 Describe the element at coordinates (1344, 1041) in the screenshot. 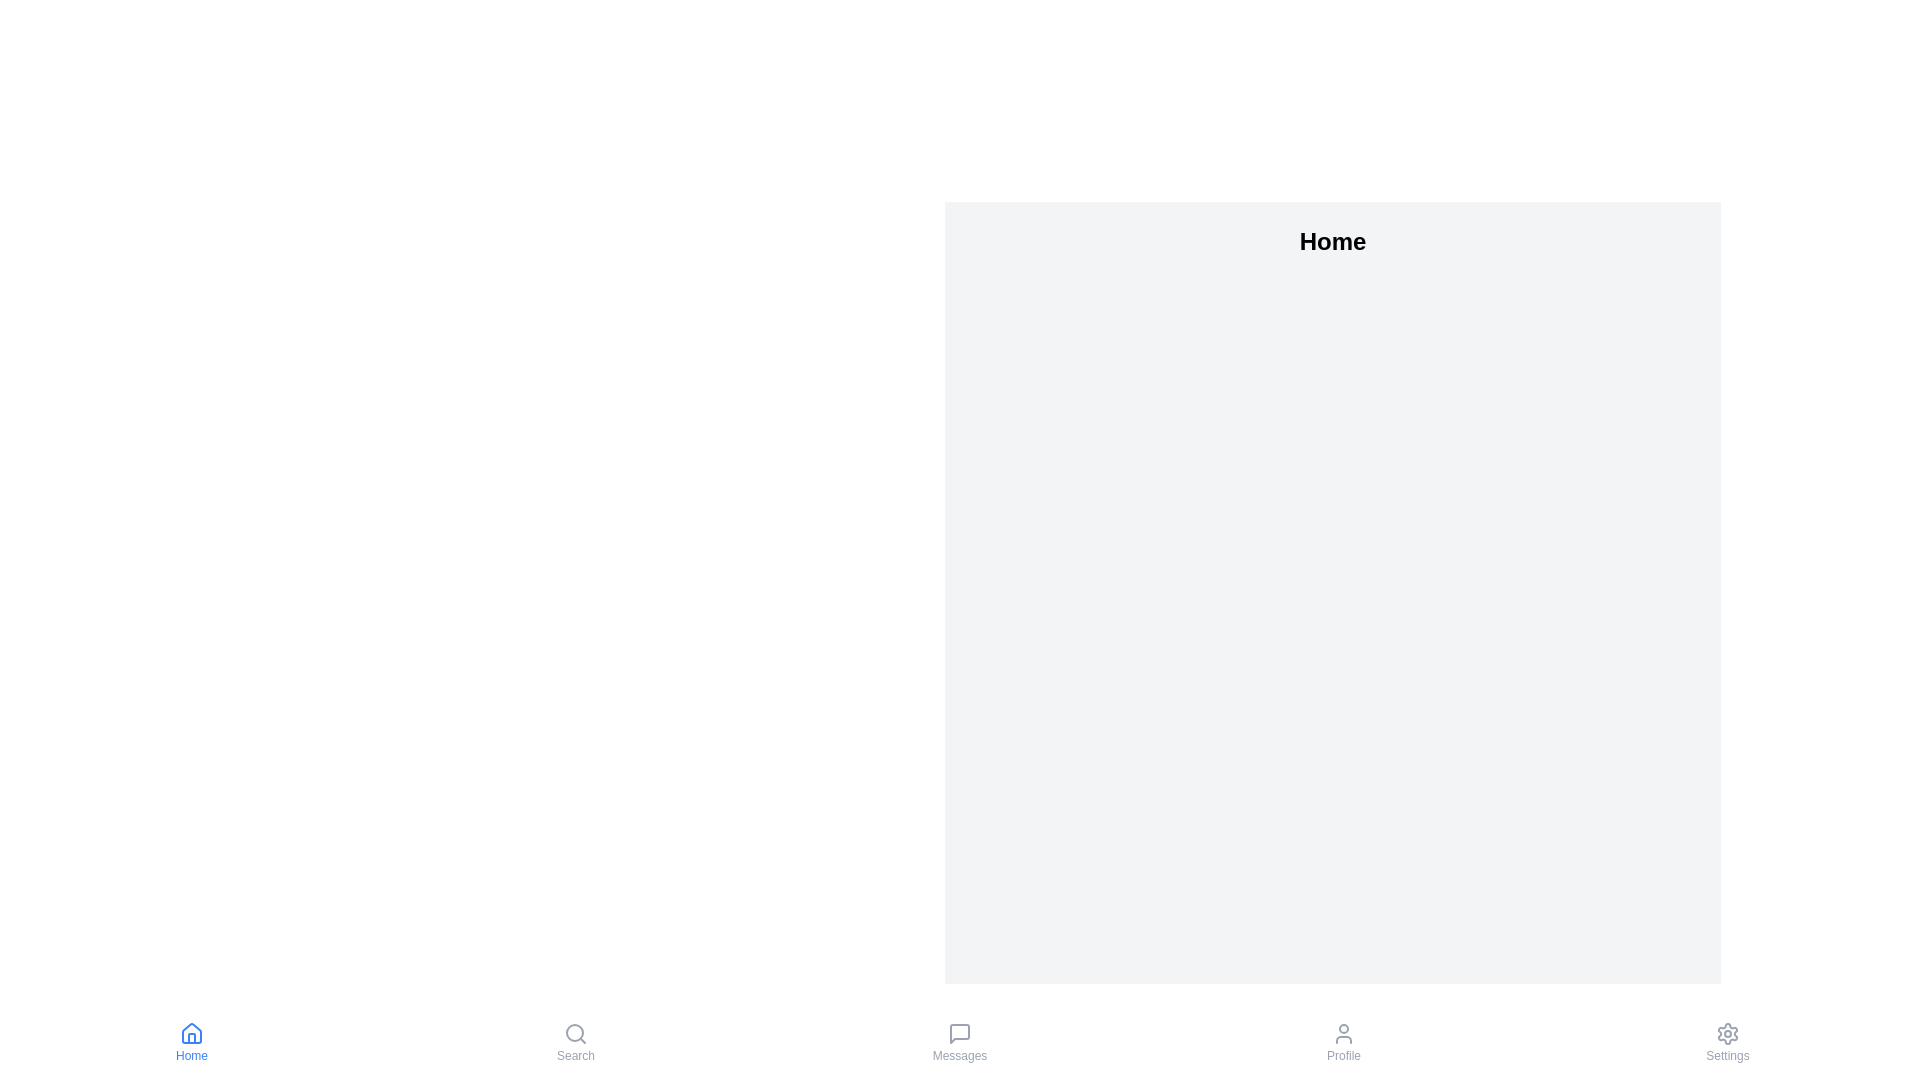

I see `the navigation button for 'Profile' located in the bottom navigation bar` at that location.